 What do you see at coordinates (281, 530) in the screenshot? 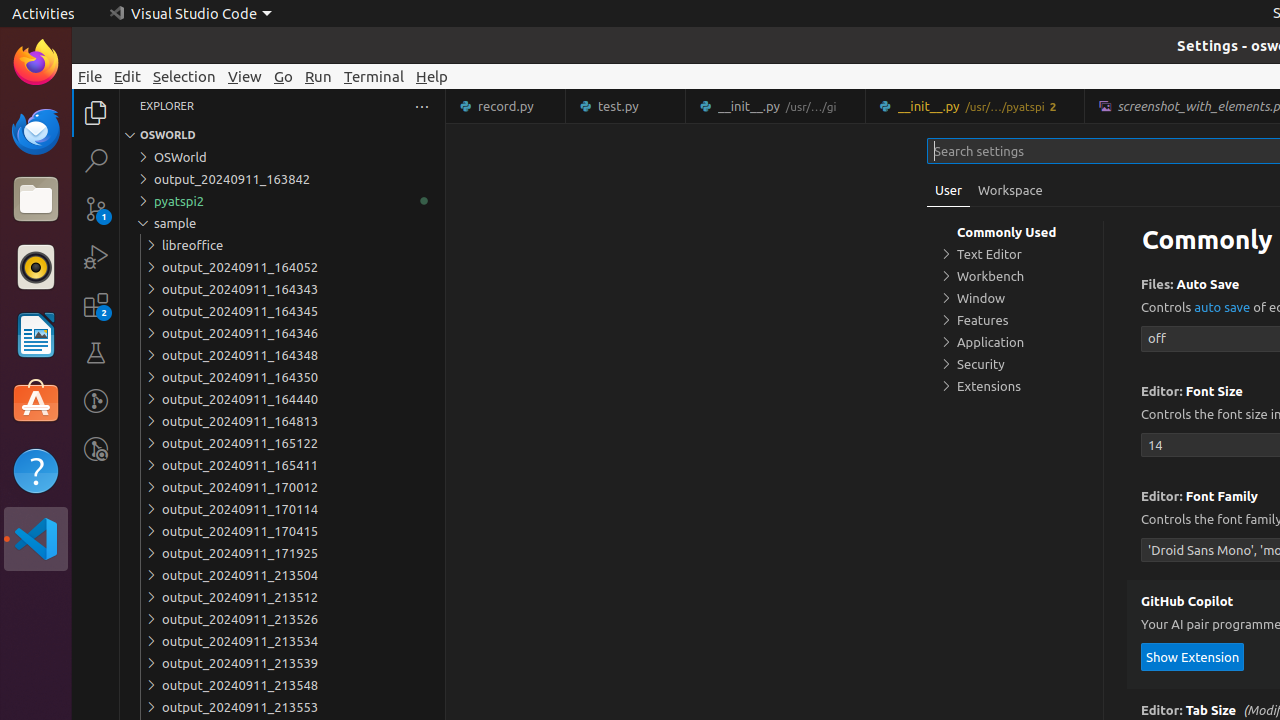
I see `'output_20240911_170415'` at bounding box center [281, 530].